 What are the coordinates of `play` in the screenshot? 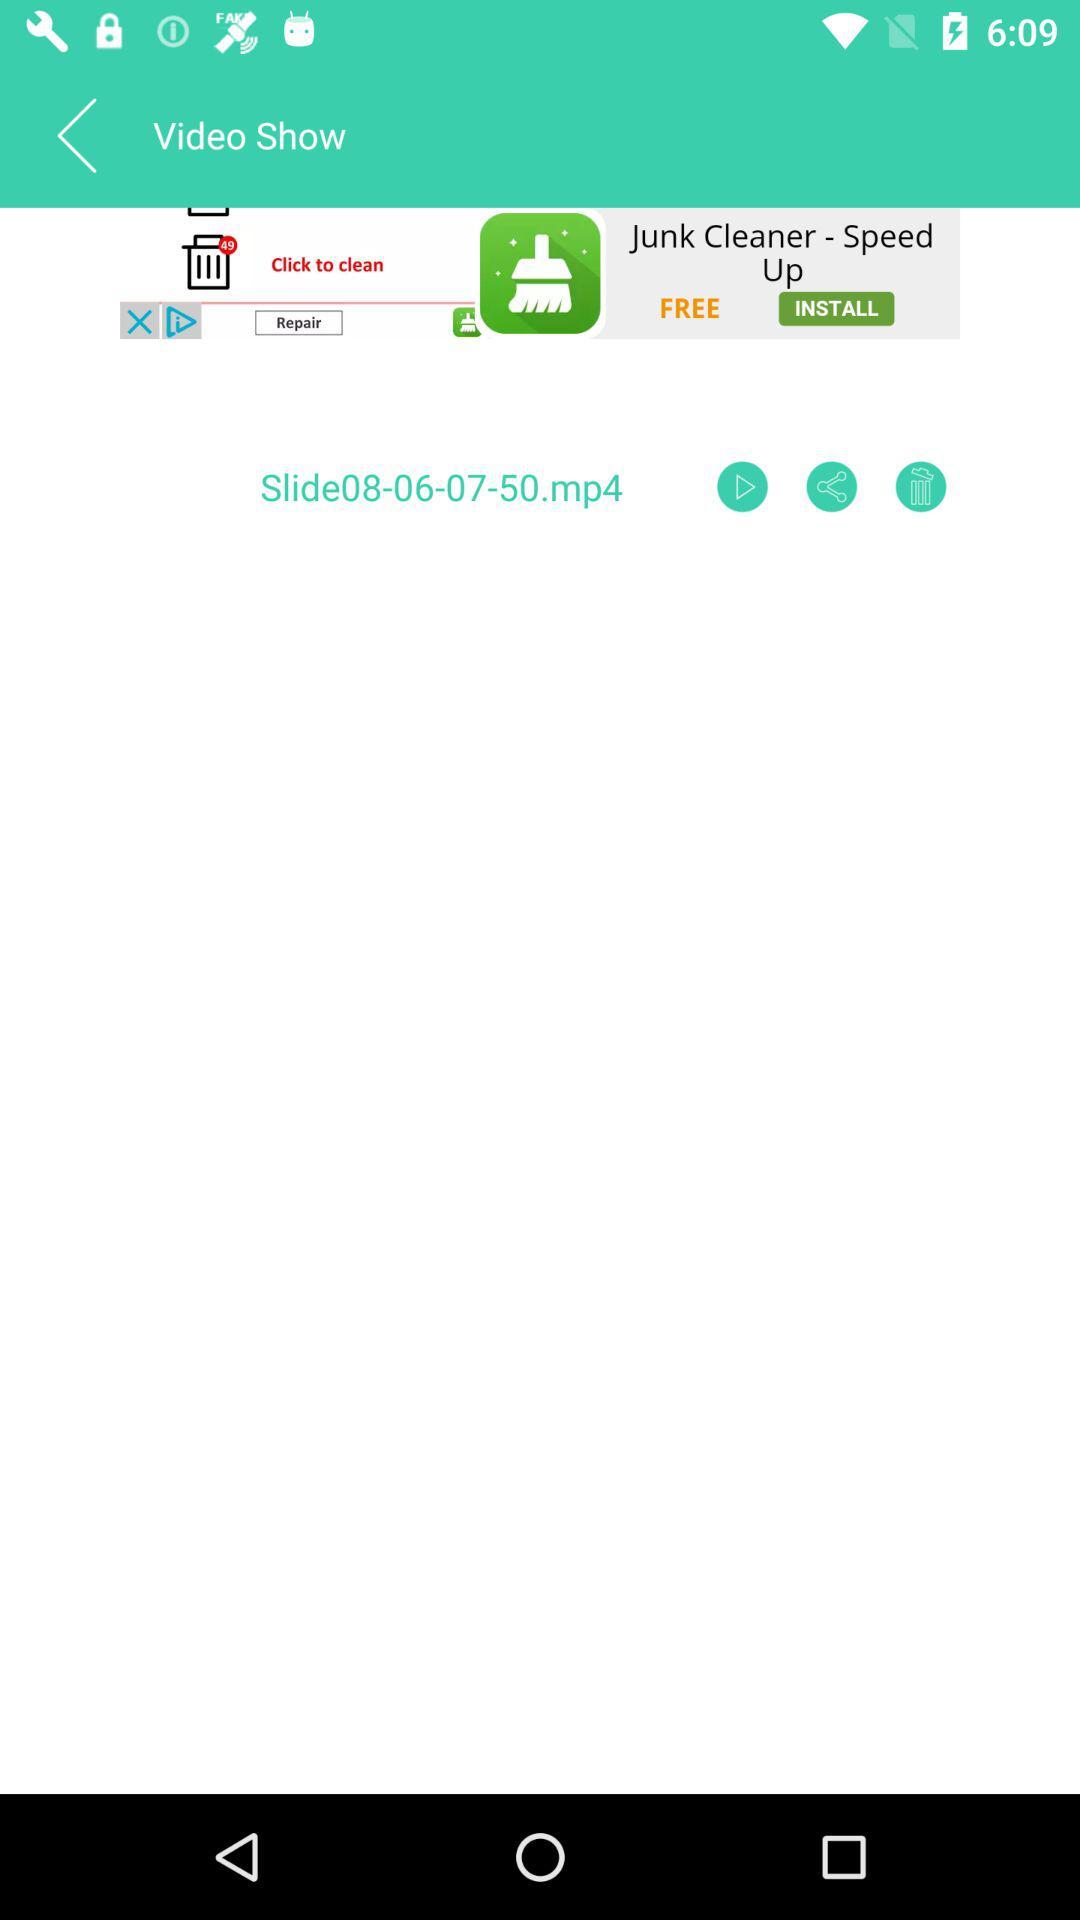 It's located at (742, 486).